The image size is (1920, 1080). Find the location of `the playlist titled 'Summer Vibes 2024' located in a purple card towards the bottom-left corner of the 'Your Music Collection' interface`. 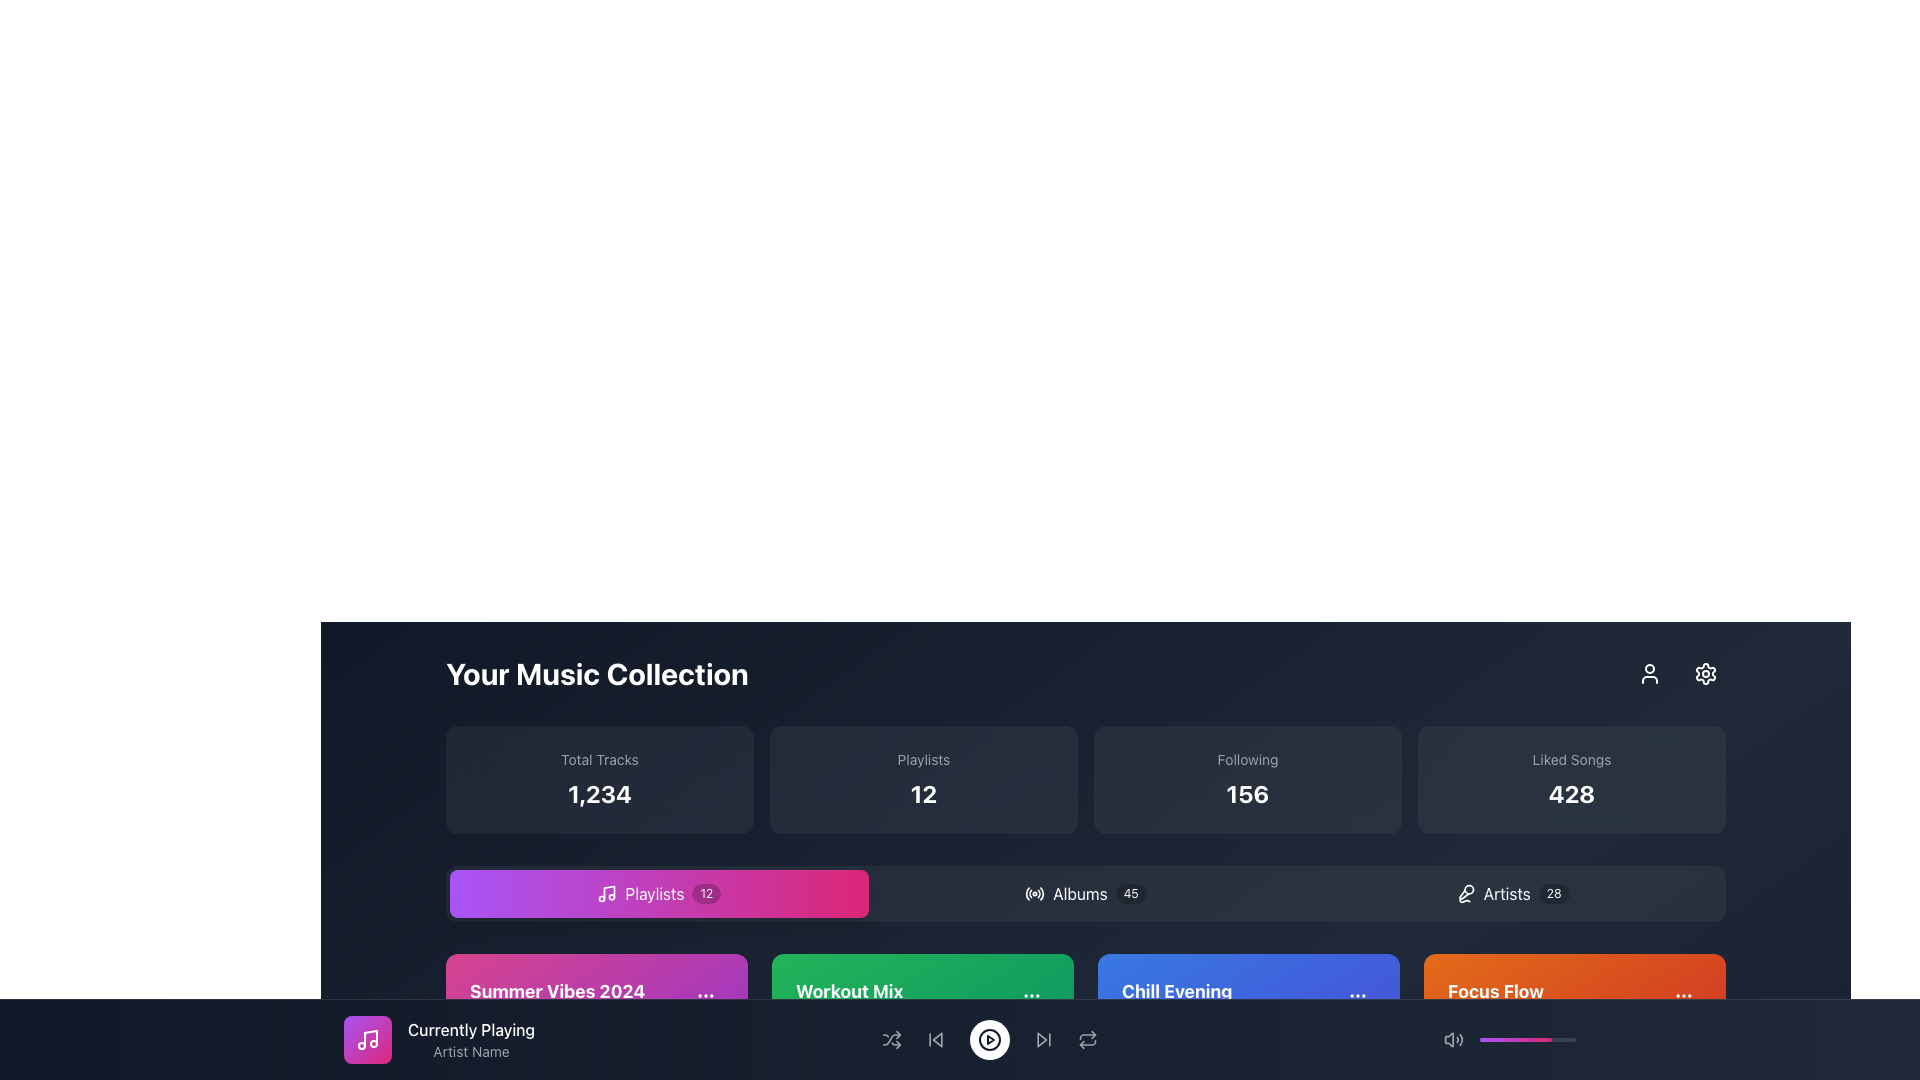

the playlist titled 'Summer Vibes 2024' located in a purple card towards the bottom-left corner of the 'Your Music Collection' interface is located at coordinates (557, 1003).